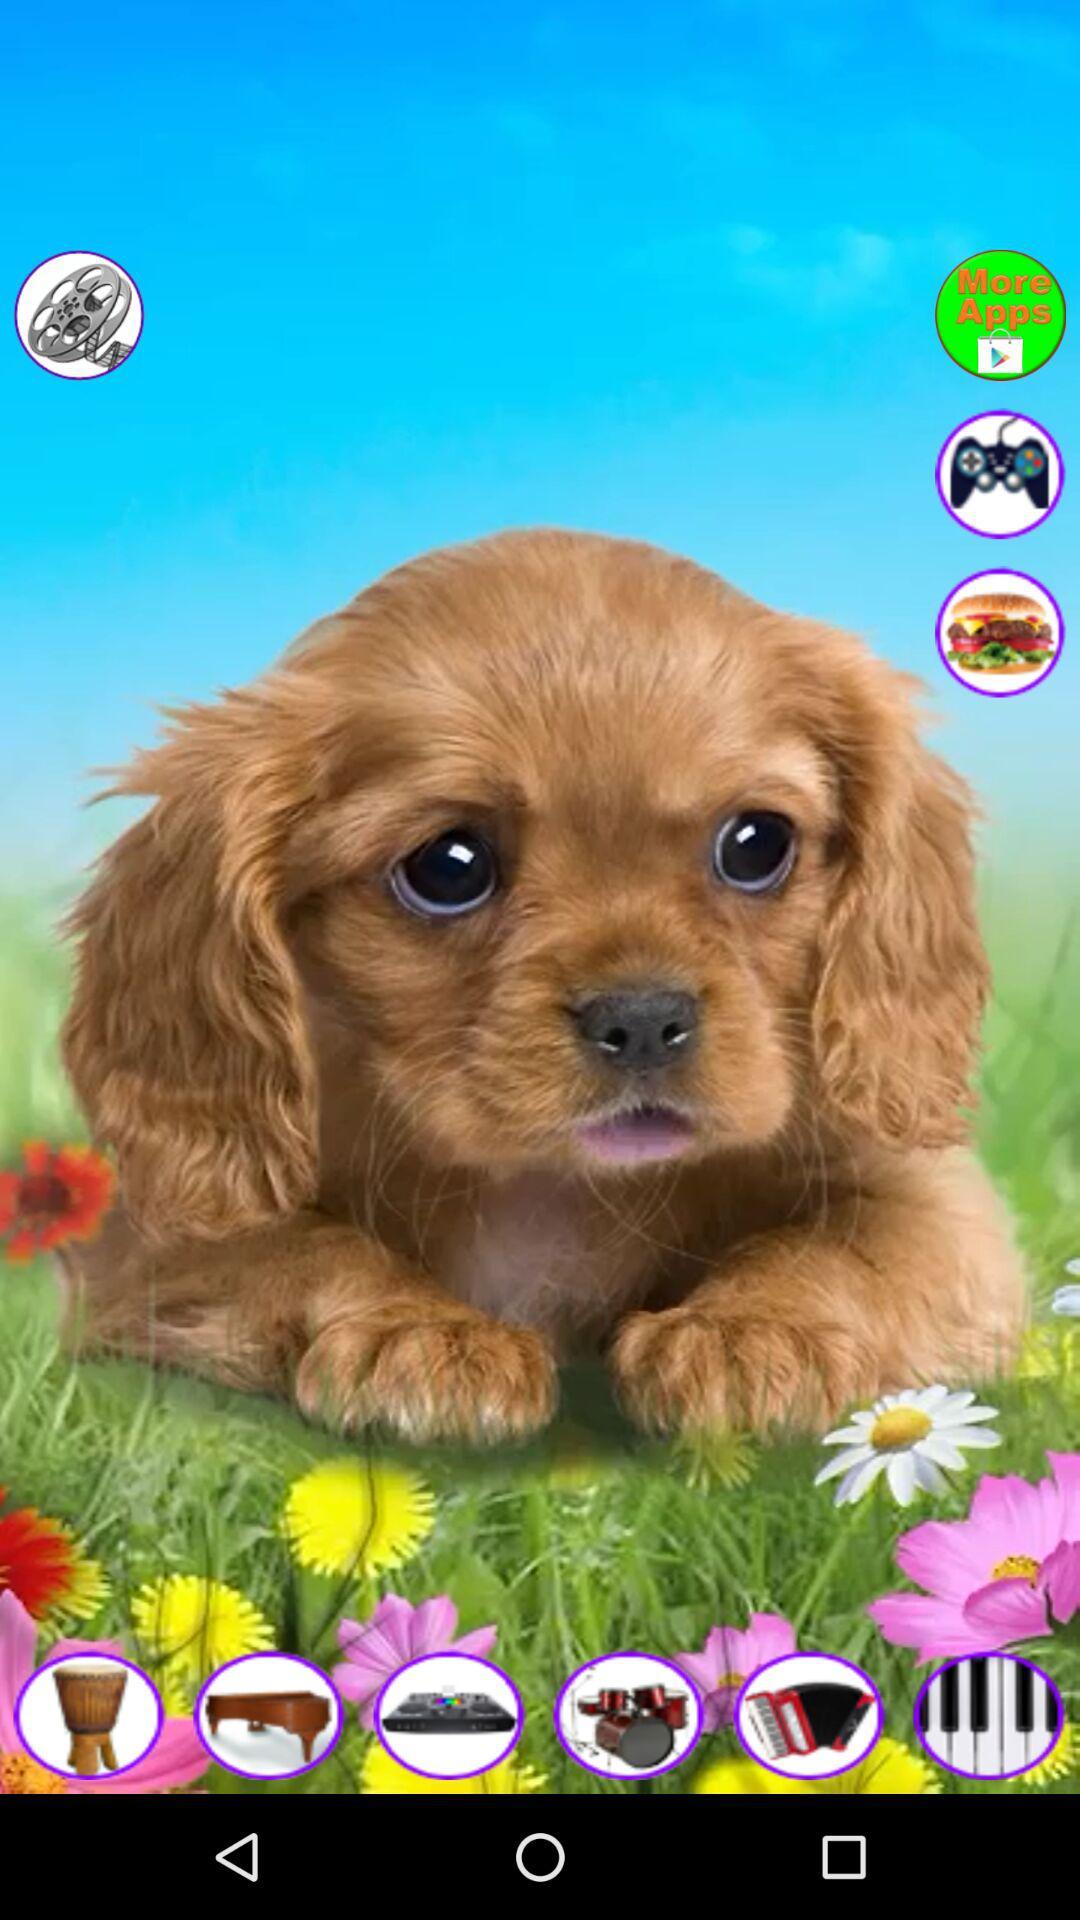 This screenshot has width=1080, height=1920. I want to click on the game is make mind very calm, so click(1000, 472).